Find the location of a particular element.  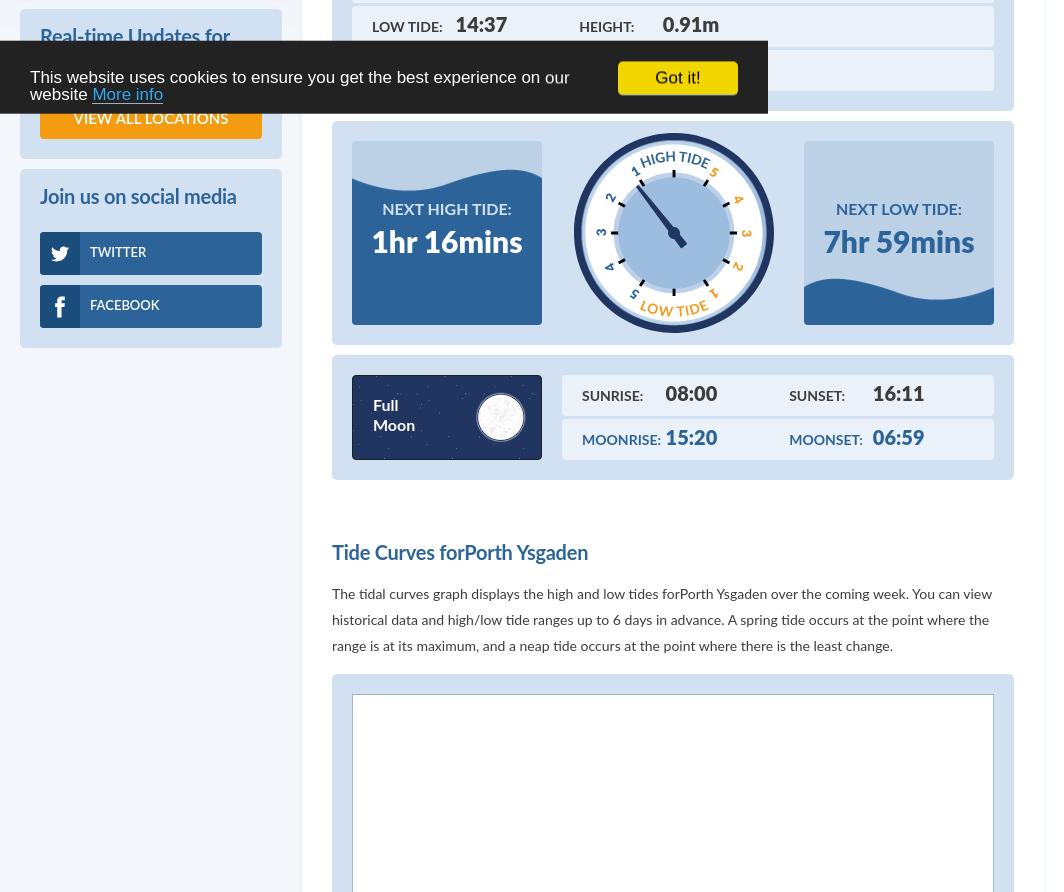

'Moonrise:' is located at coordinates (621, 439).